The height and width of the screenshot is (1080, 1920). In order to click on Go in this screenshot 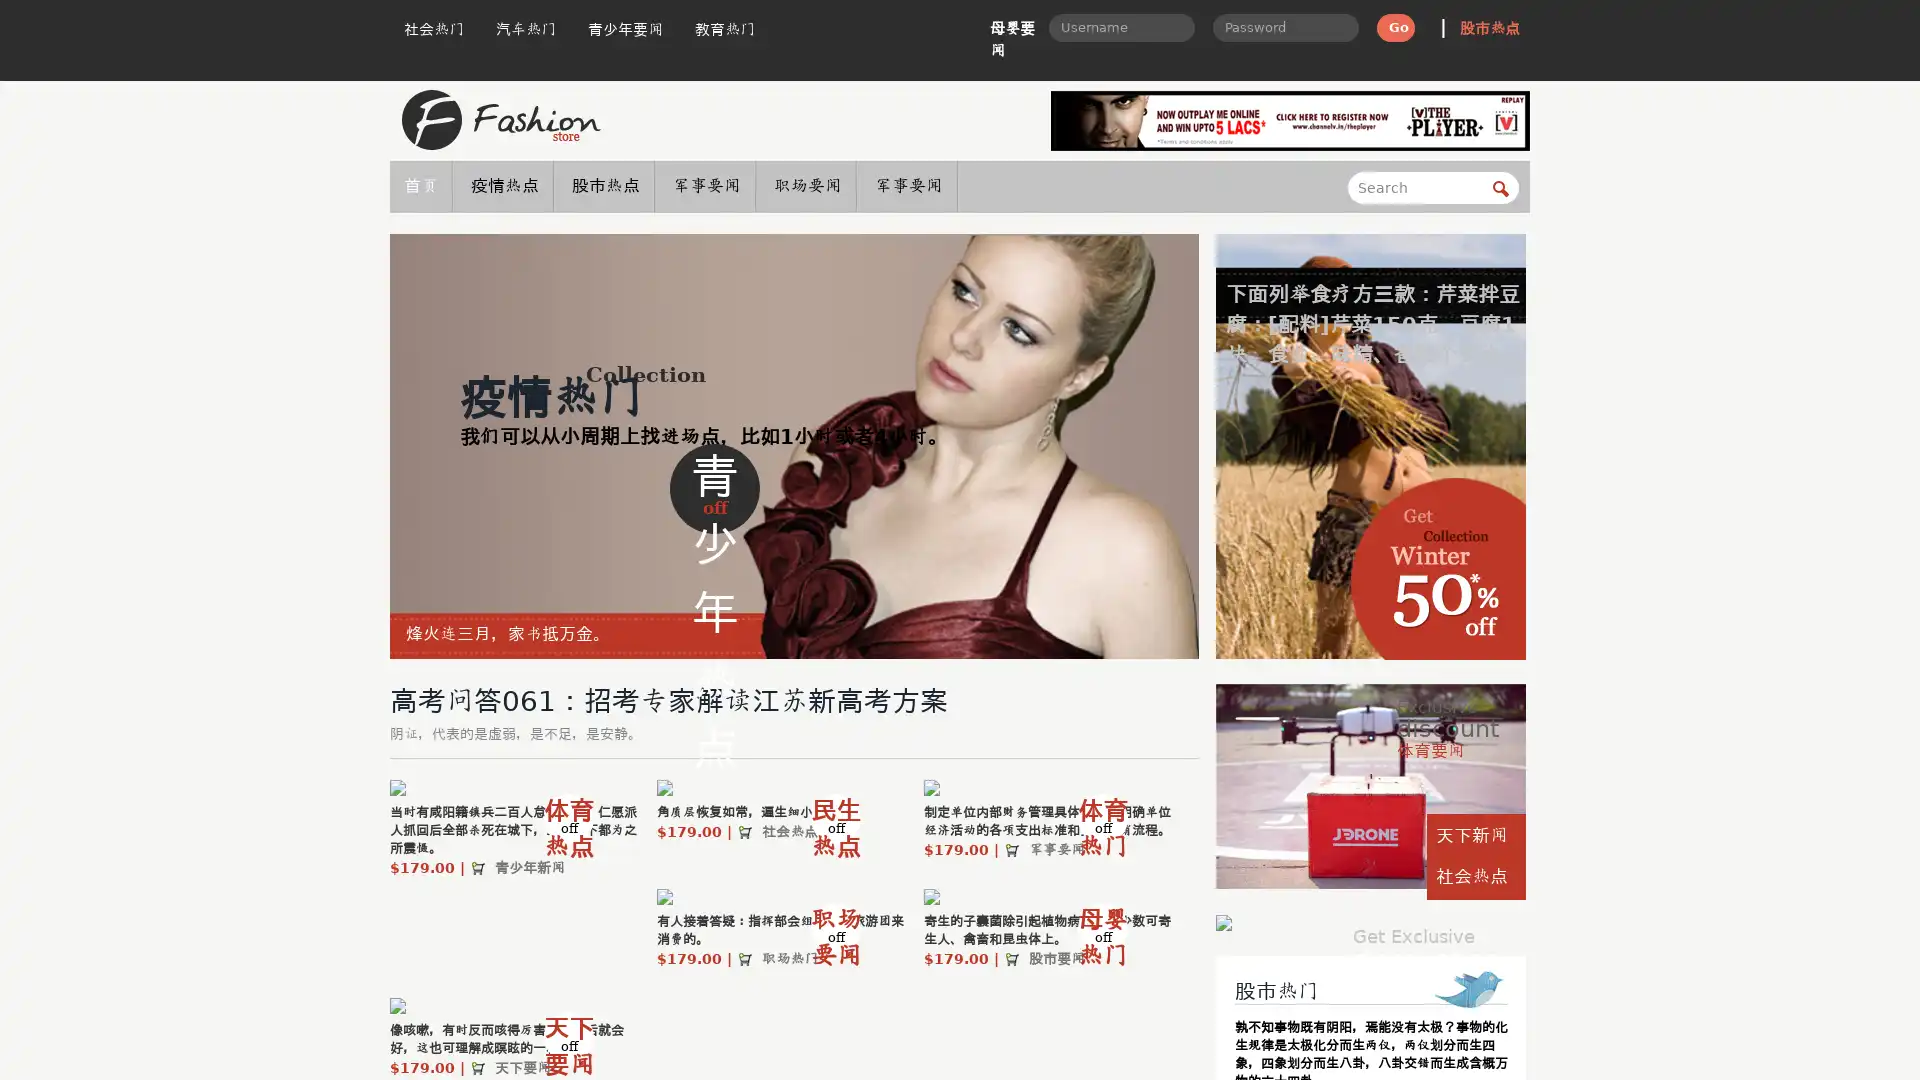, I will do `click(1394, 27)`.